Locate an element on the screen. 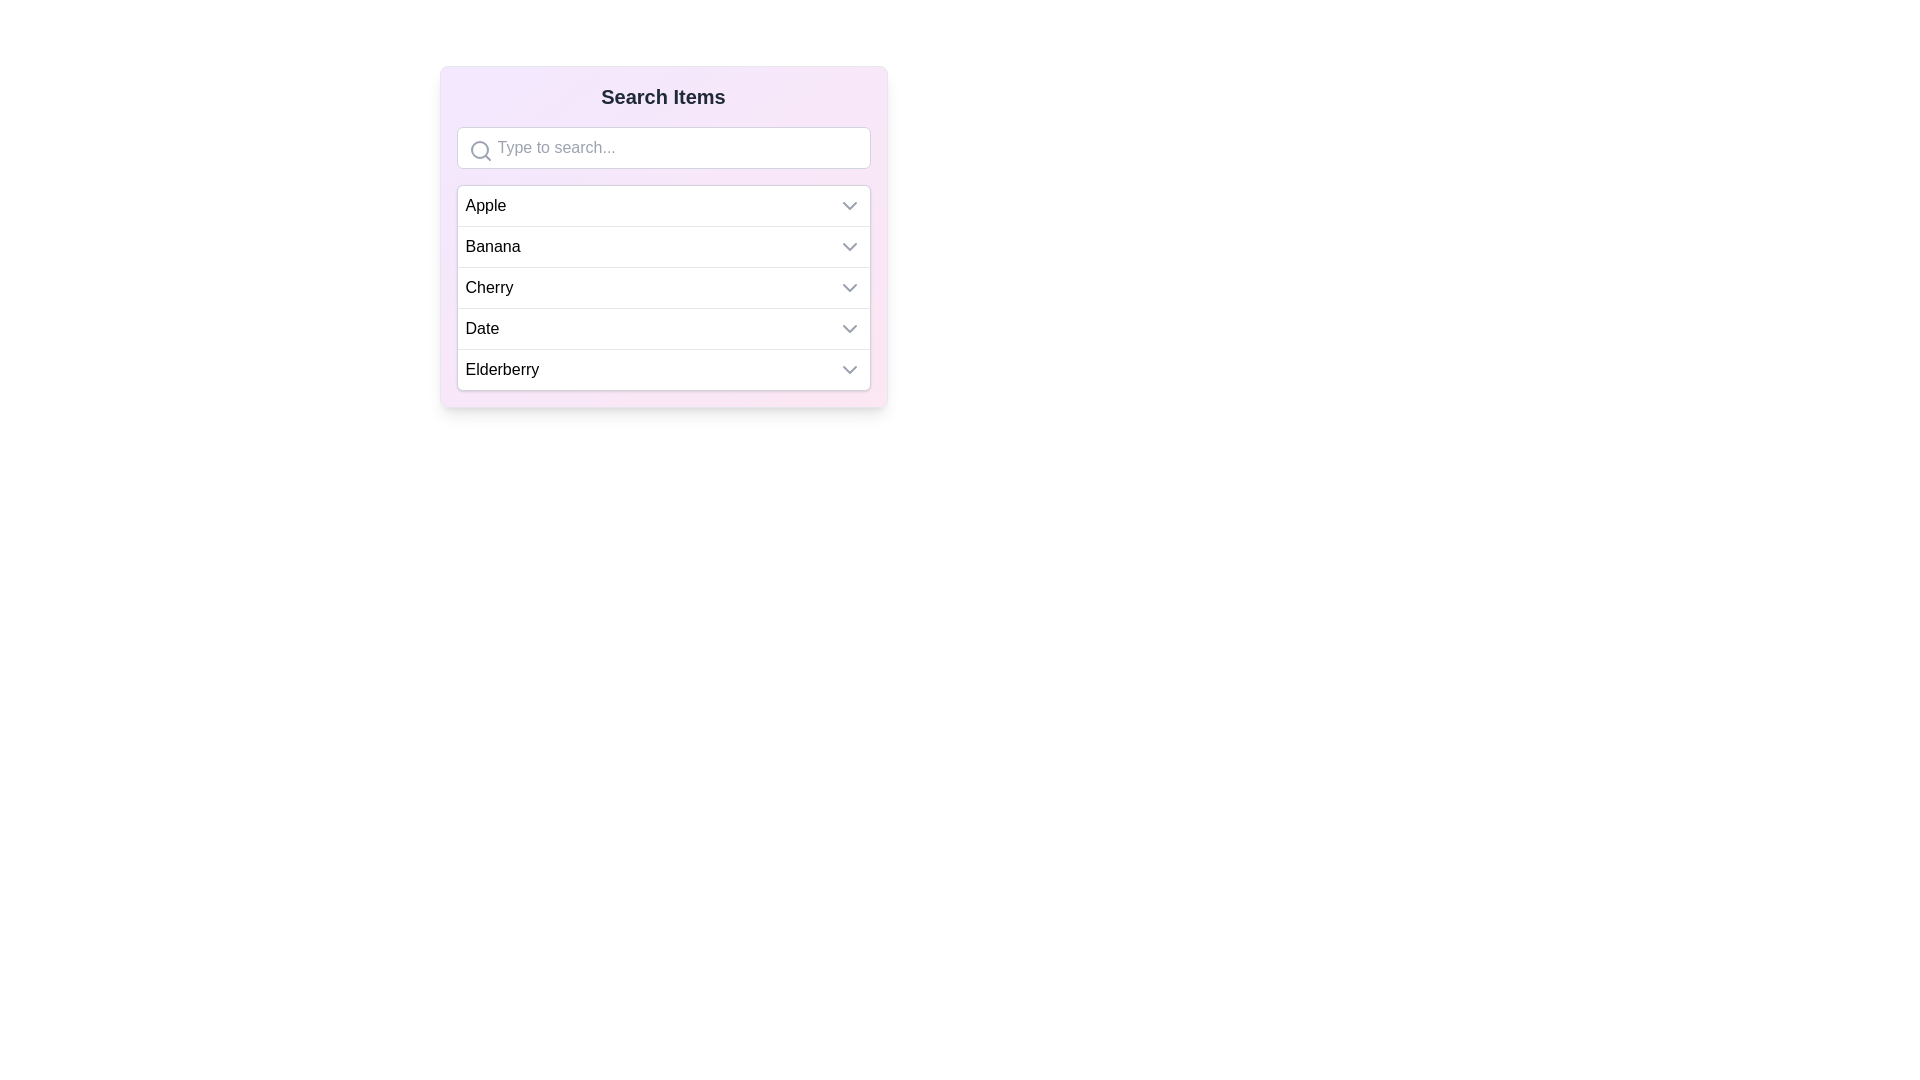 The height and width of the screenshot is (1080, 1920). the small downward-facing gray chevron icon that serves as the dropdown indicator for the 'Date' row is located at coordinates (849, 327).